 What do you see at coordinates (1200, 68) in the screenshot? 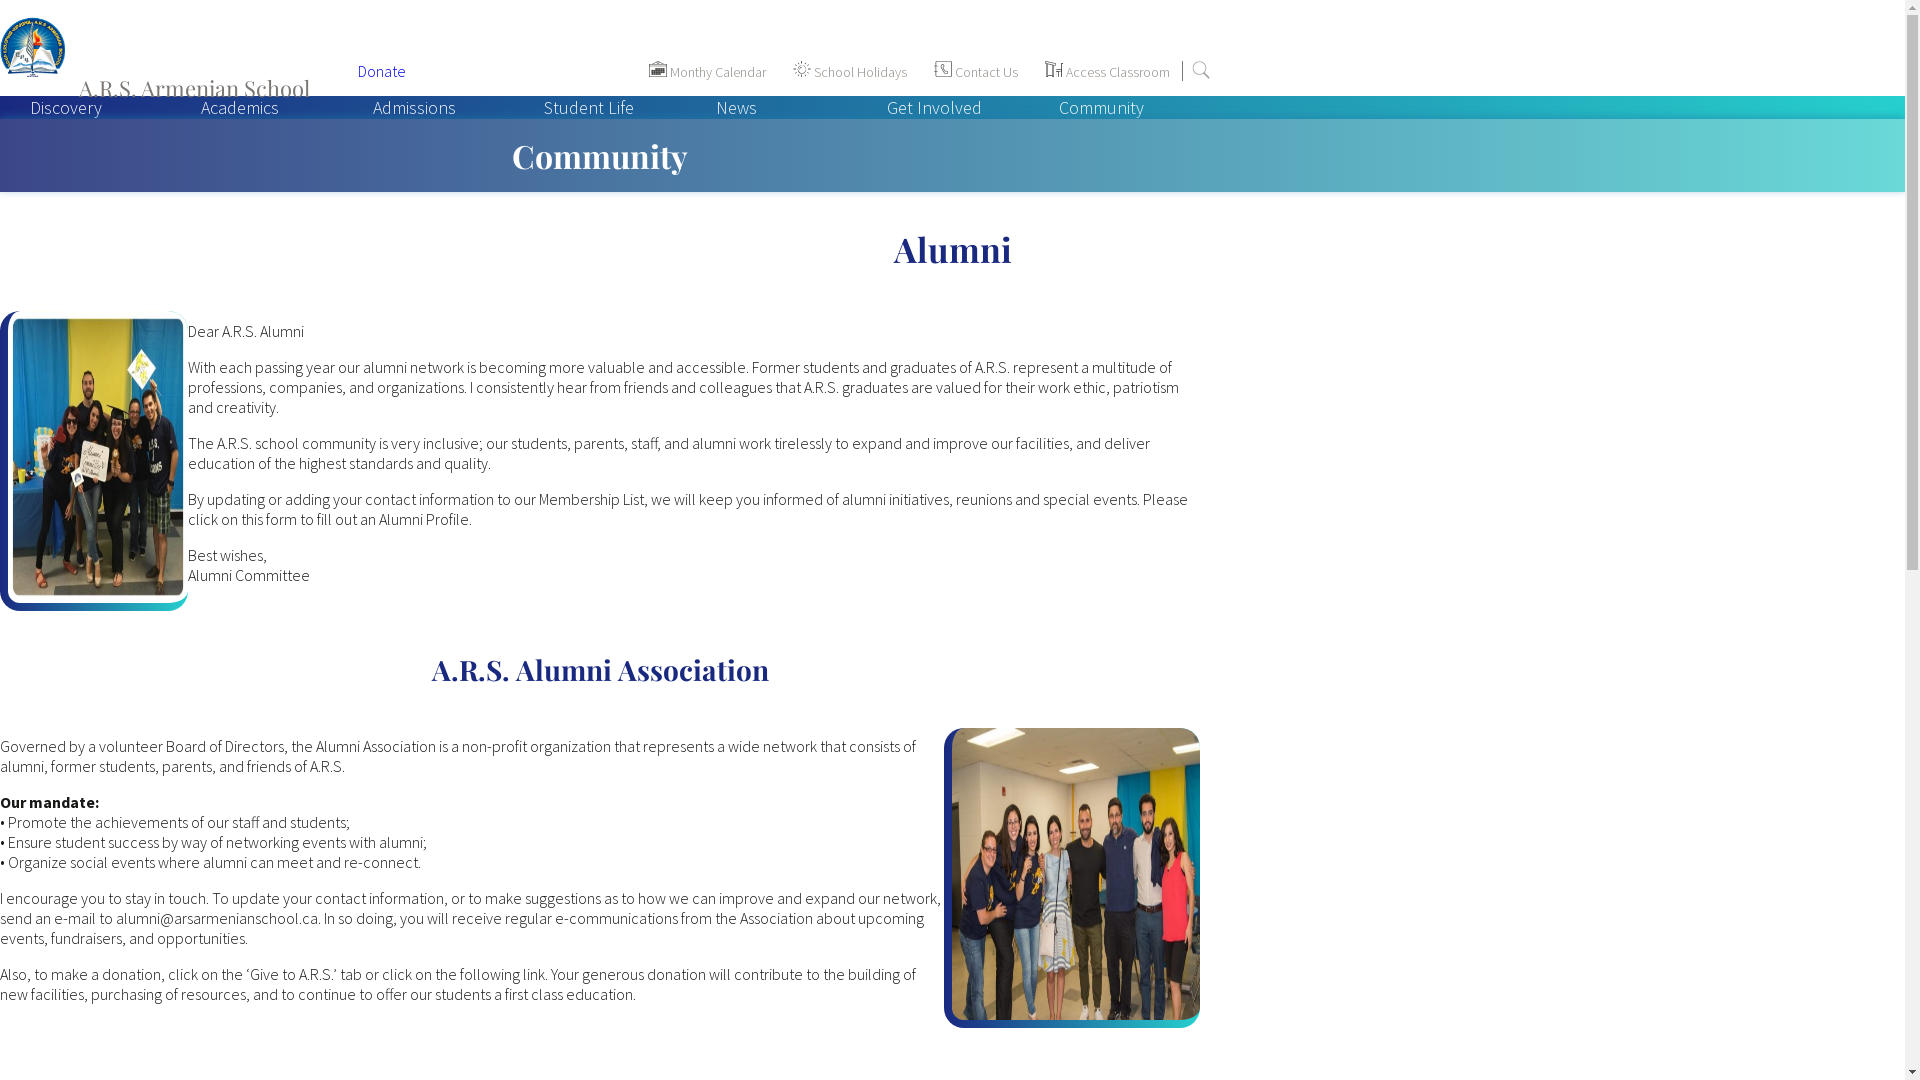
I see `'Rechercher'` at bounding box center [1200, 68].